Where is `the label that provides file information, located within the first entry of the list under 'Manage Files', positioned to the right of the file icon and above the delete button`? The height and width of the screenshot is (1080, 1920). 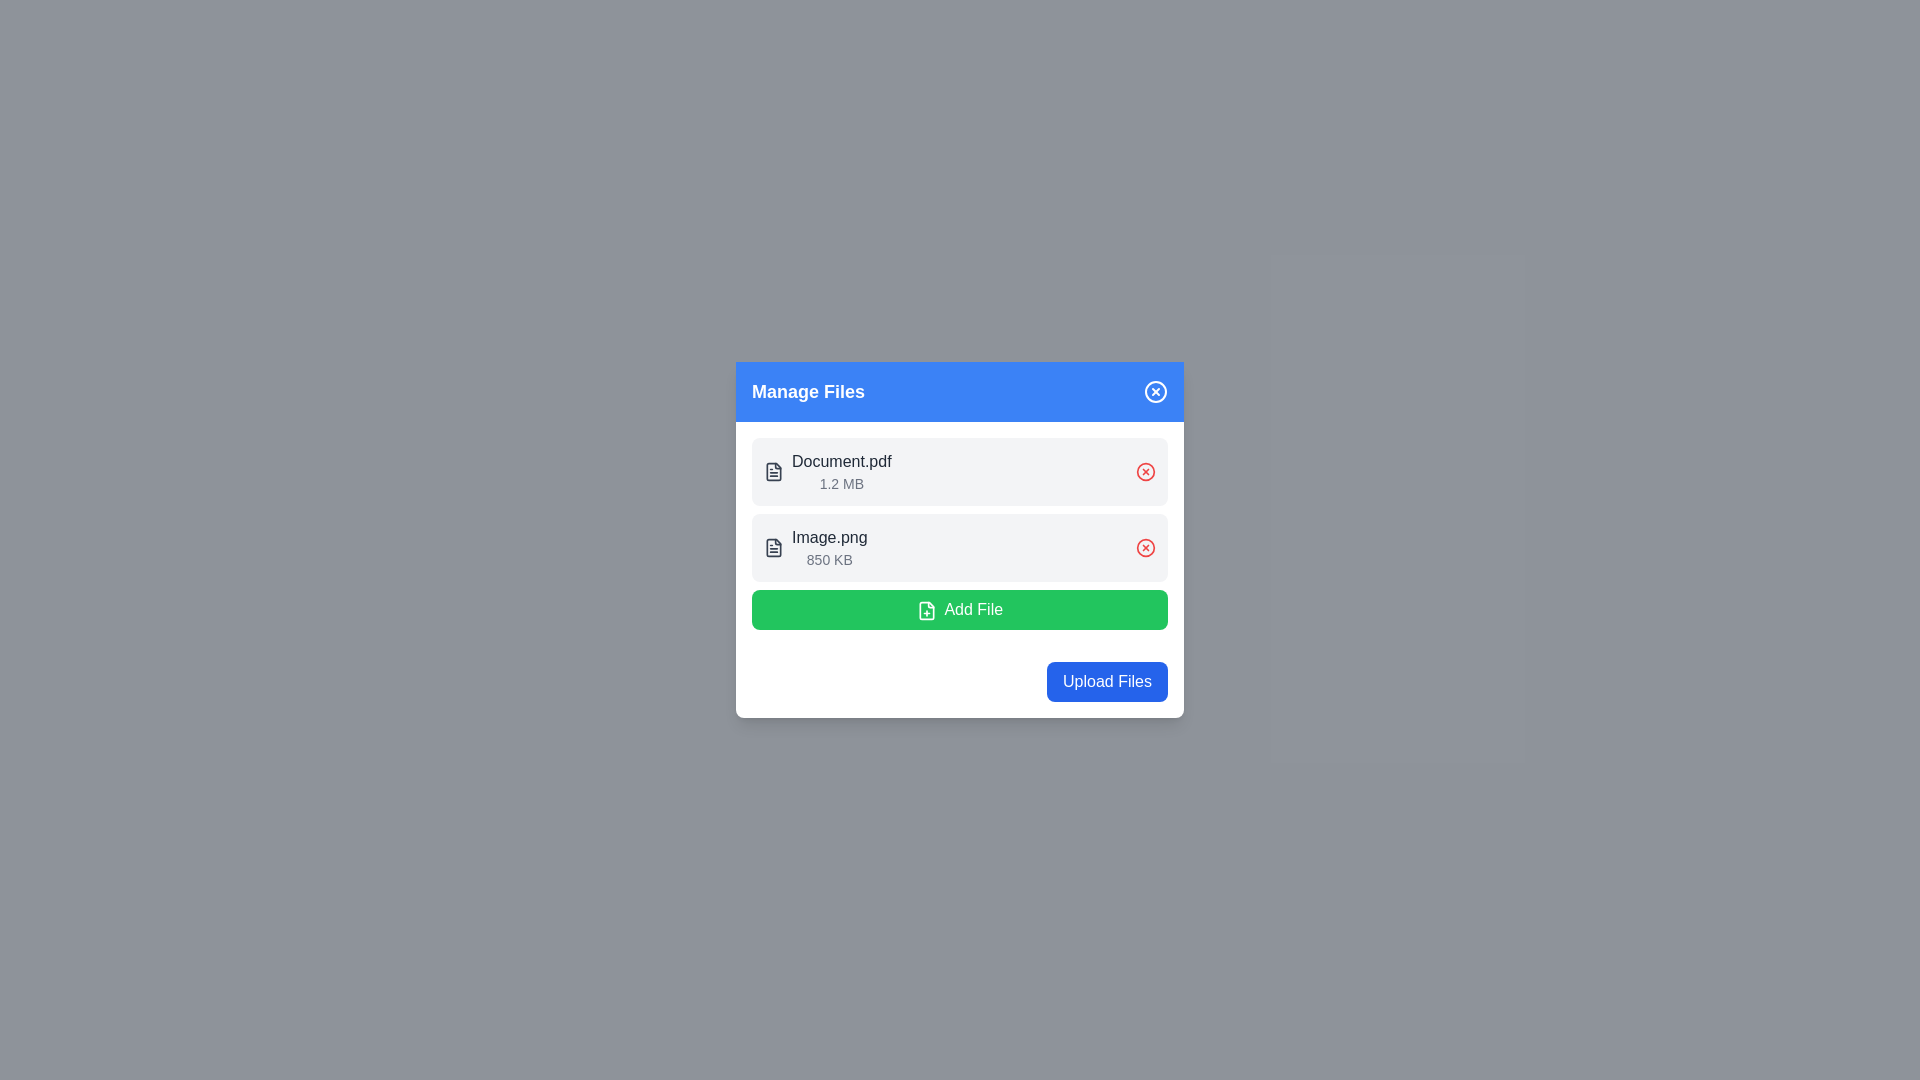 the label that provides file information, located within the first entry of the list under 'Manage Files', positioned to the right of the file icon and above the delete button is located at coordinates (827, 471).